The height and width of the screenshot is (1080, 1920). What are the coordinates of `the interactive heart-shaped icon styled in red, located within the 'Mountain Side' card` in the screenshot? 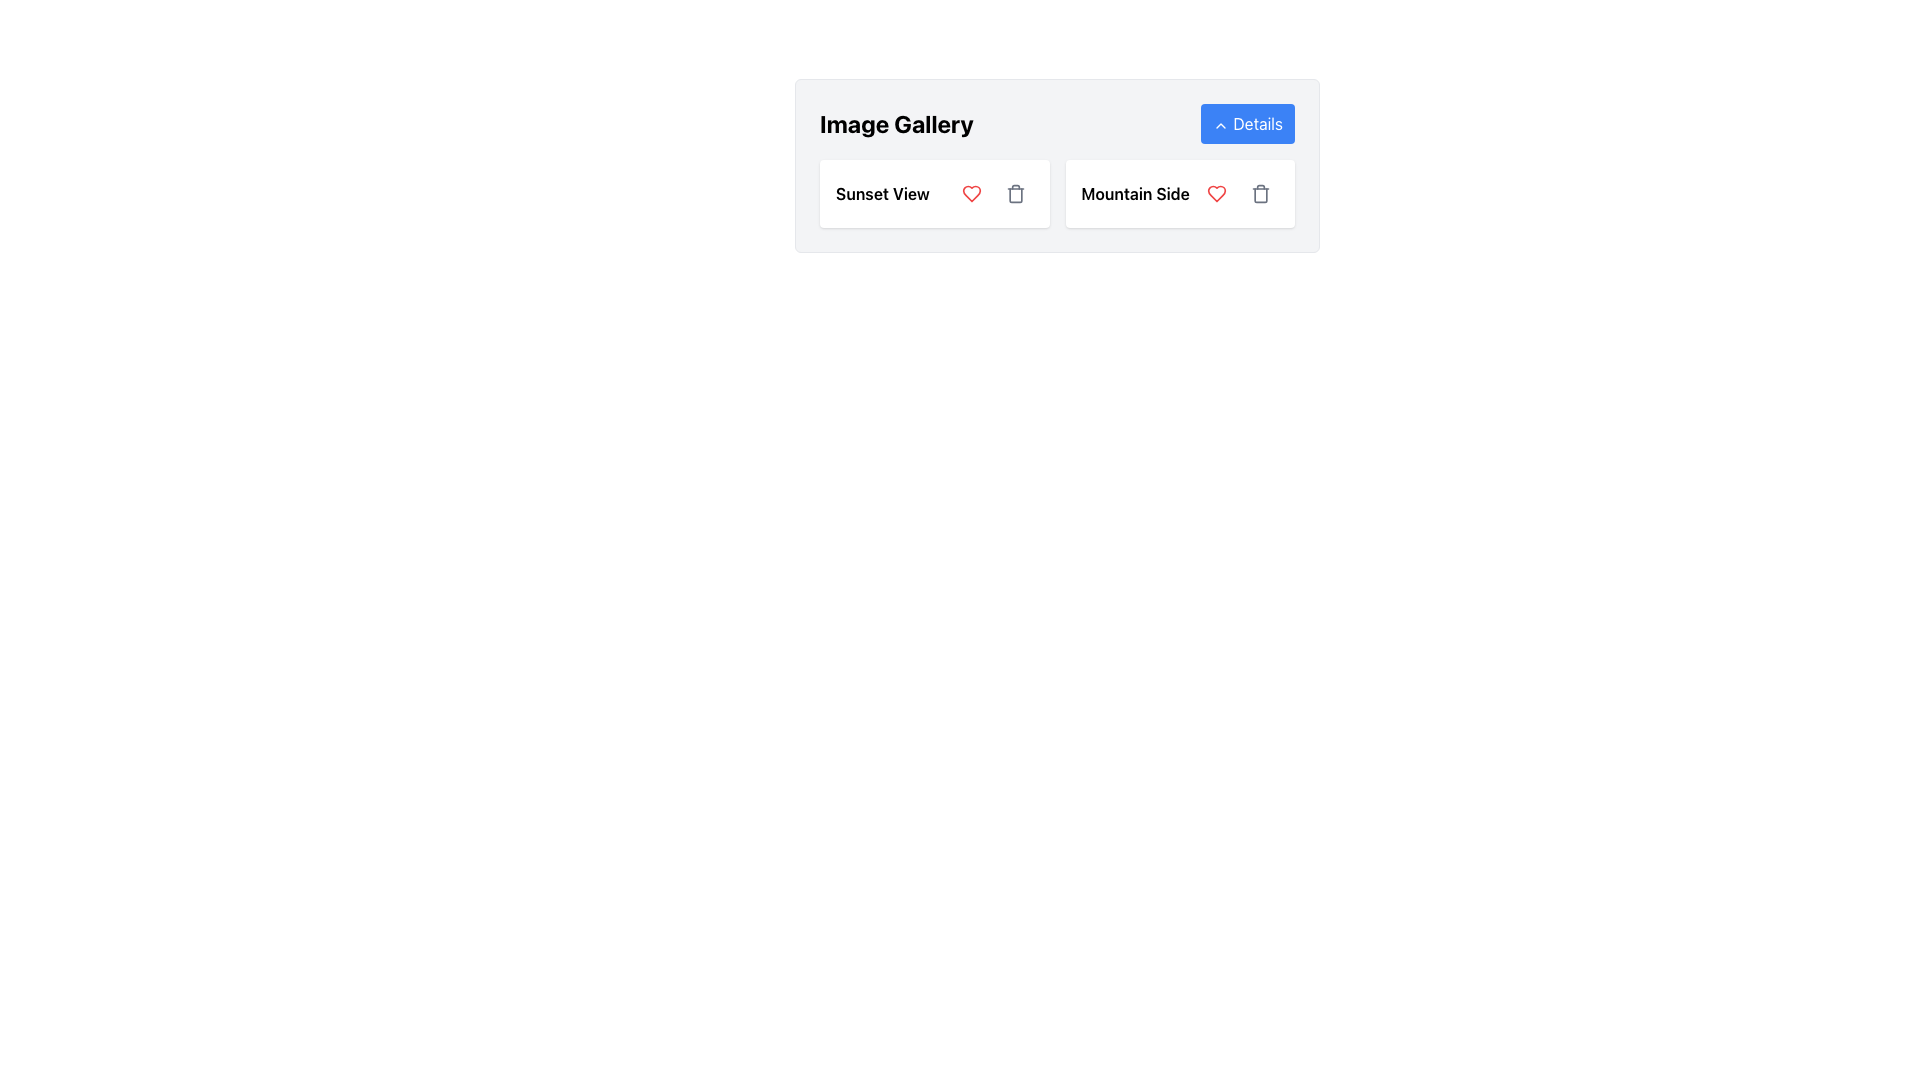 It's located at (1216, 193).